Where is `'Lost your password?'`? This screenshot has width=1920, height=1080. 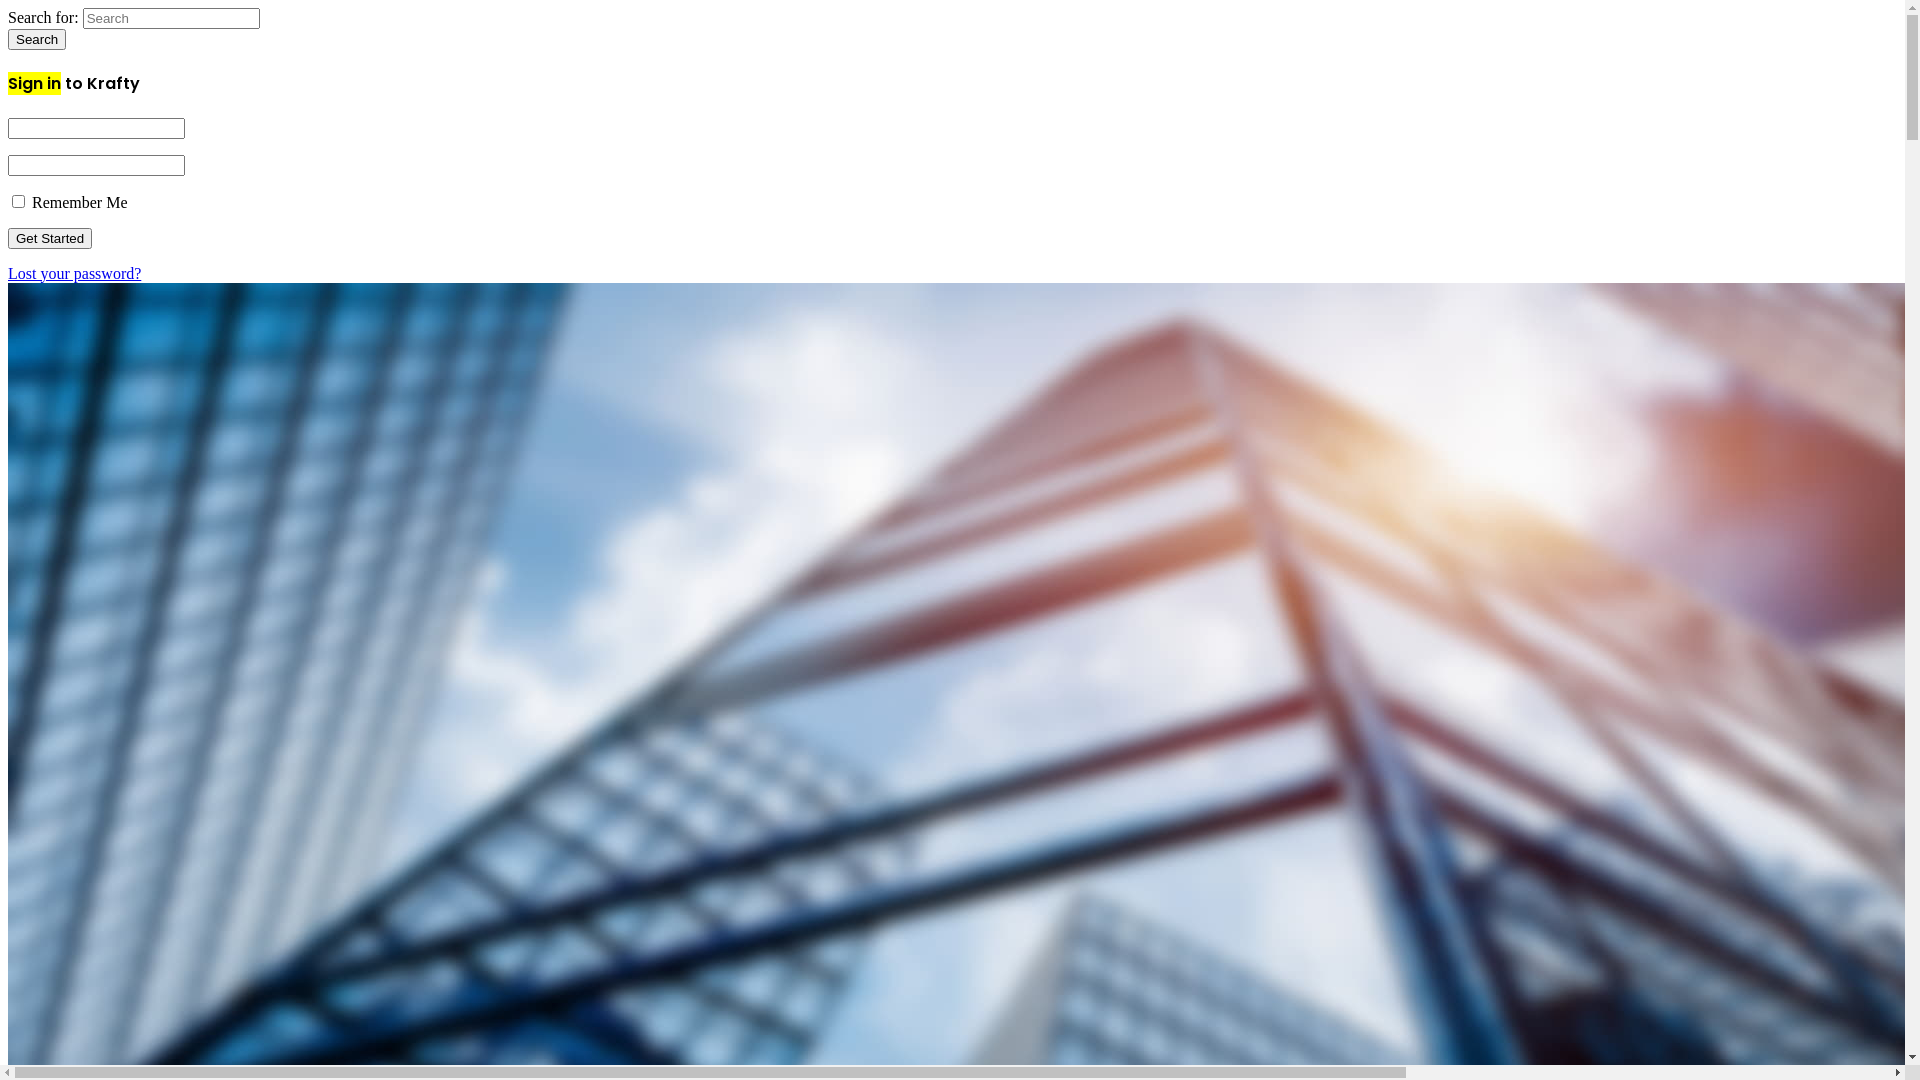 'Lost your password?' is located at coordinates (8, 273).